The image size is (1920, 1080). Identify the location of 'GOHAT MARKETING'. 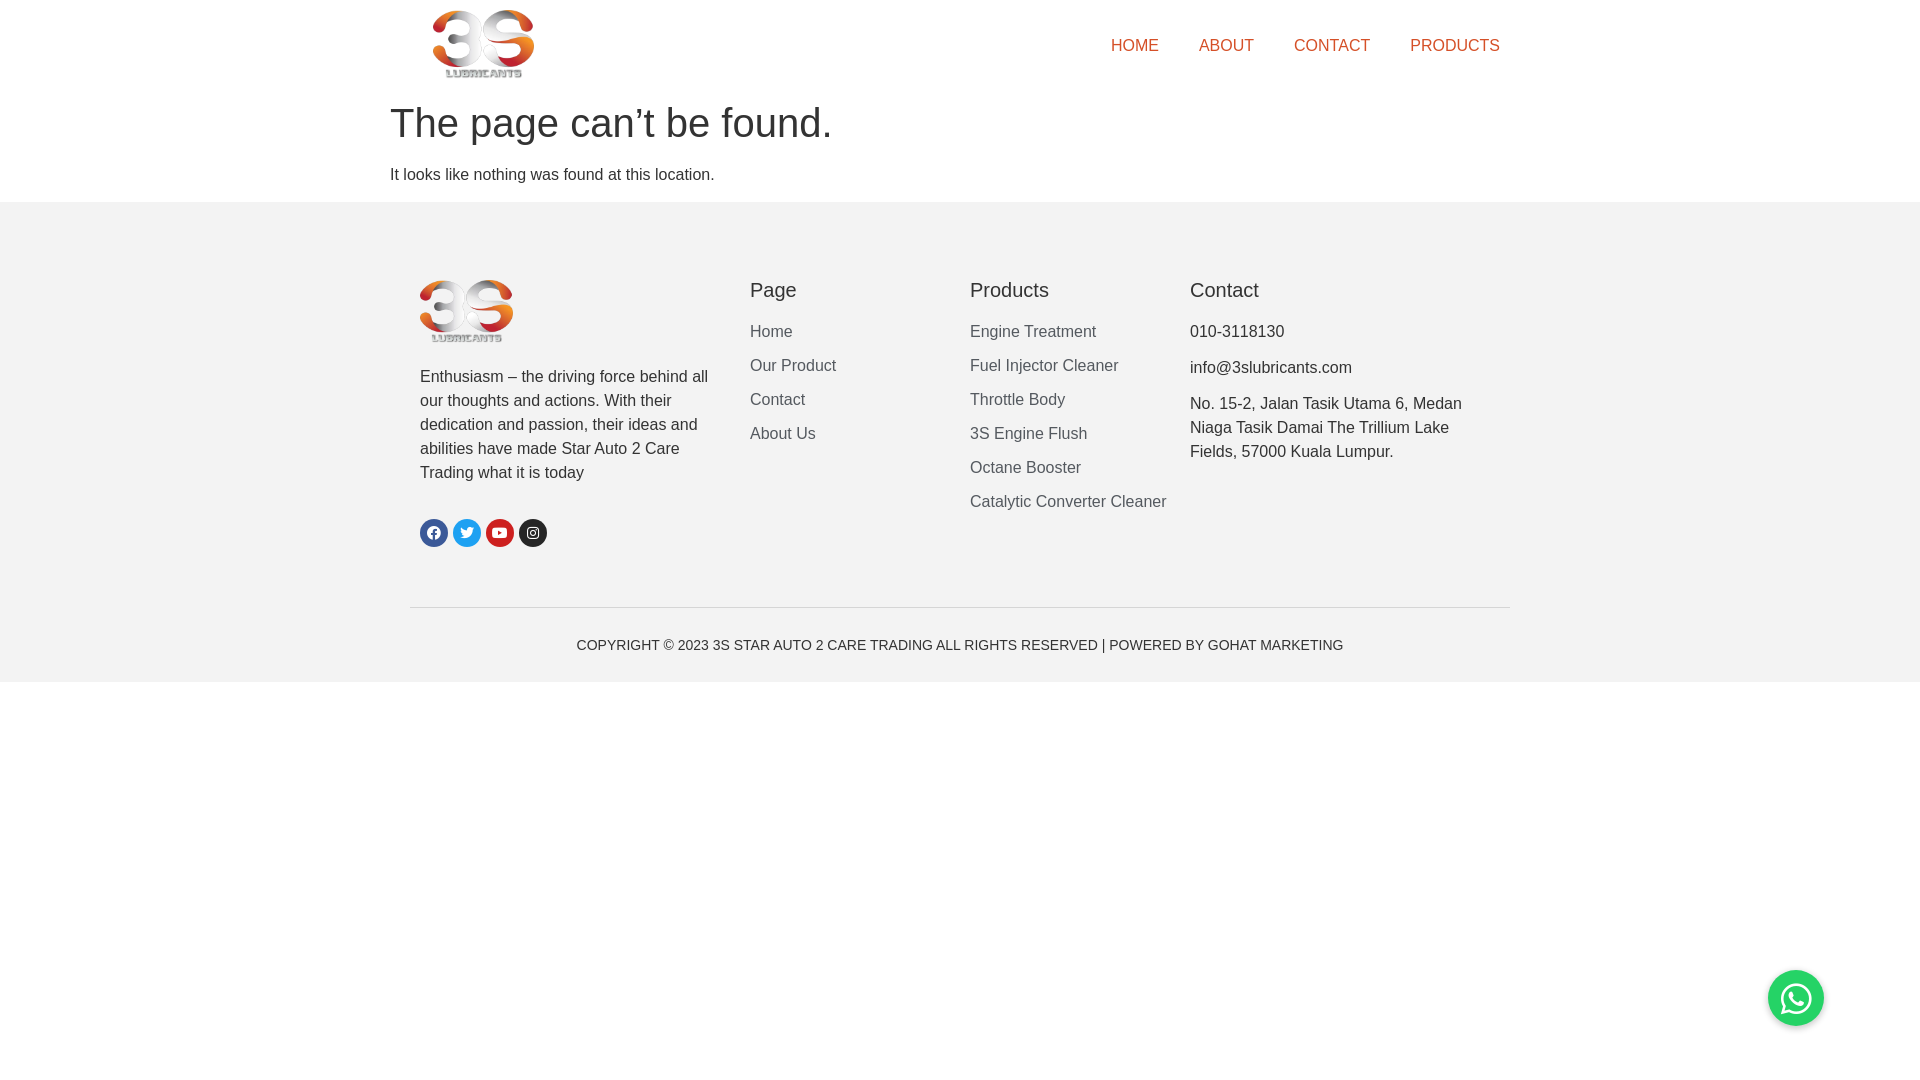
(1275, 644).